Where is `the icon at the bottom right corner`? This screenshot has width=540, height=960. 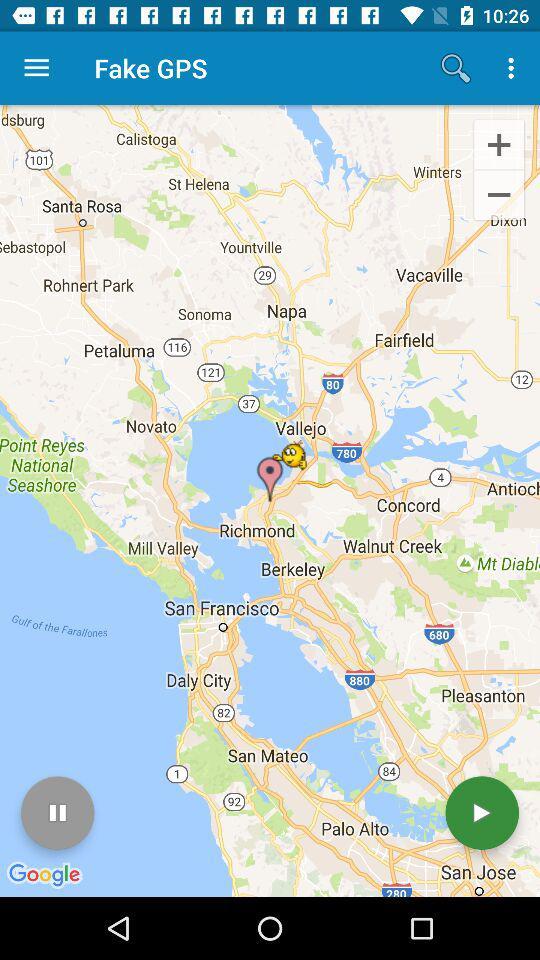 the icon at the bottom right corner is located at coordinates (481, 813).